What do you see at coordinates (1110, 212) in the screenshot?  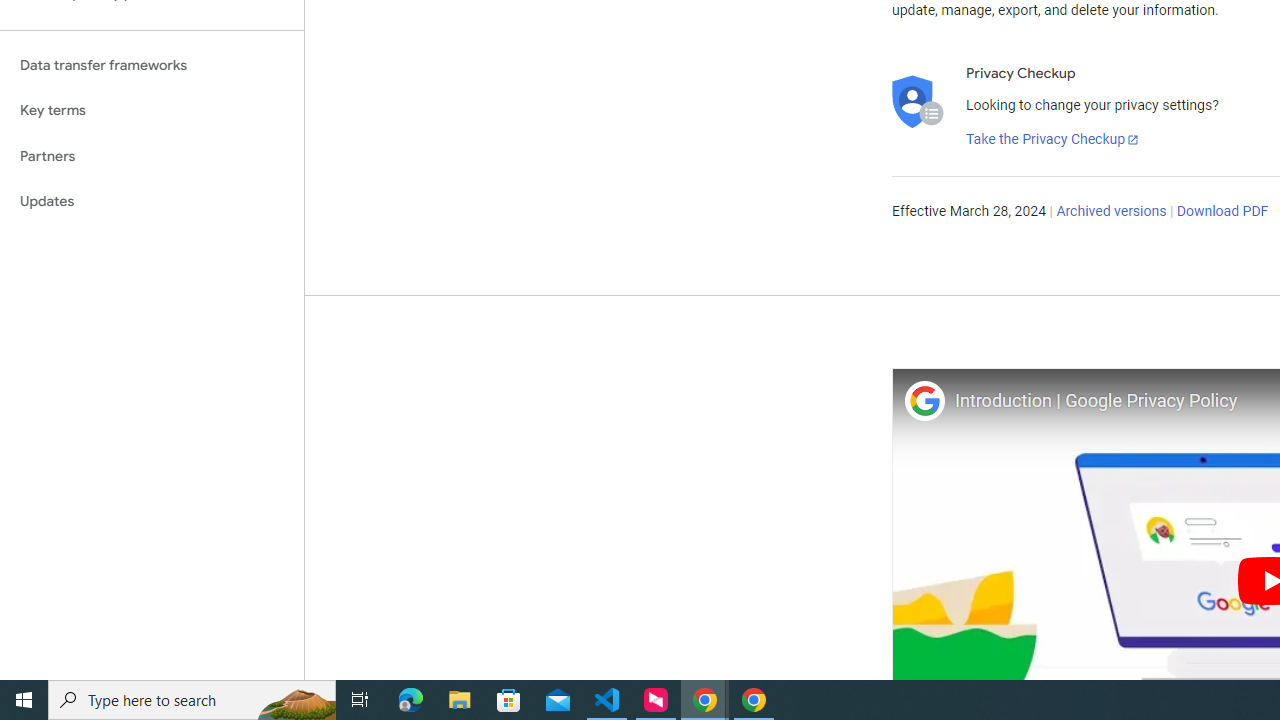 I see `'Archived versions'` at bounding box center [1110, 212].